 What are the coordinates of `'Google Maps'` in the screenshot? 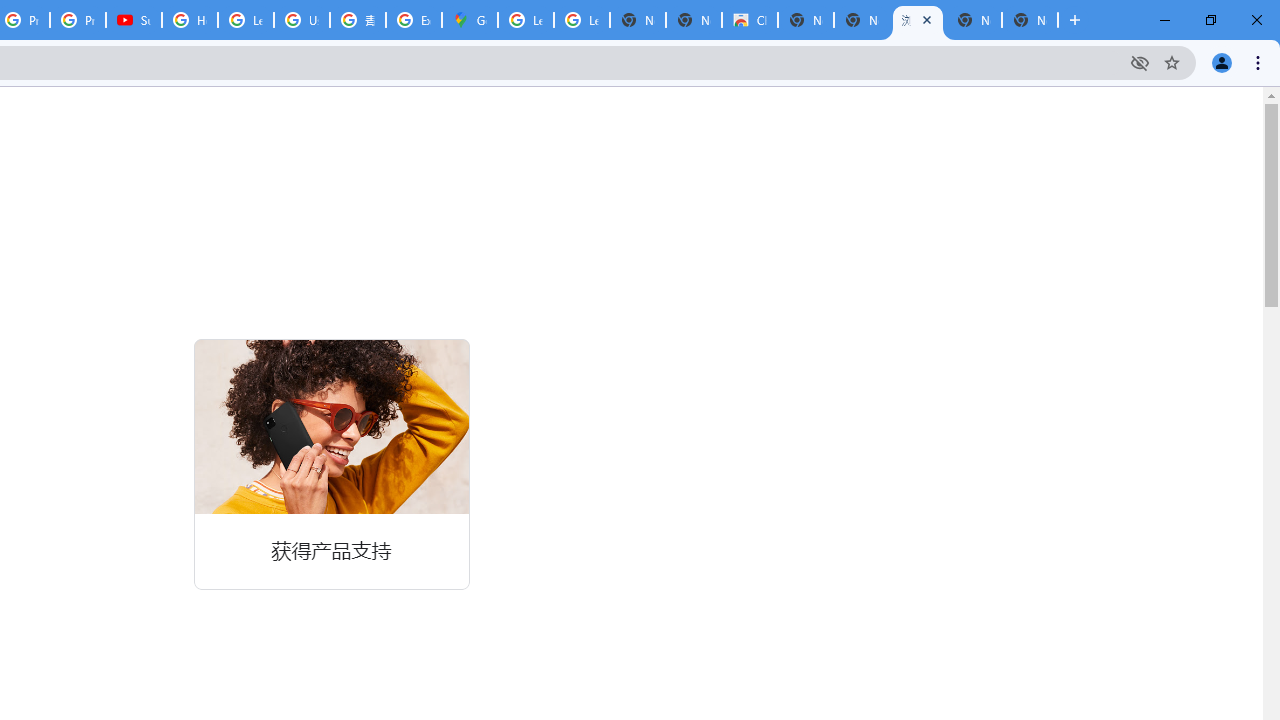 It's located at (468, 20).